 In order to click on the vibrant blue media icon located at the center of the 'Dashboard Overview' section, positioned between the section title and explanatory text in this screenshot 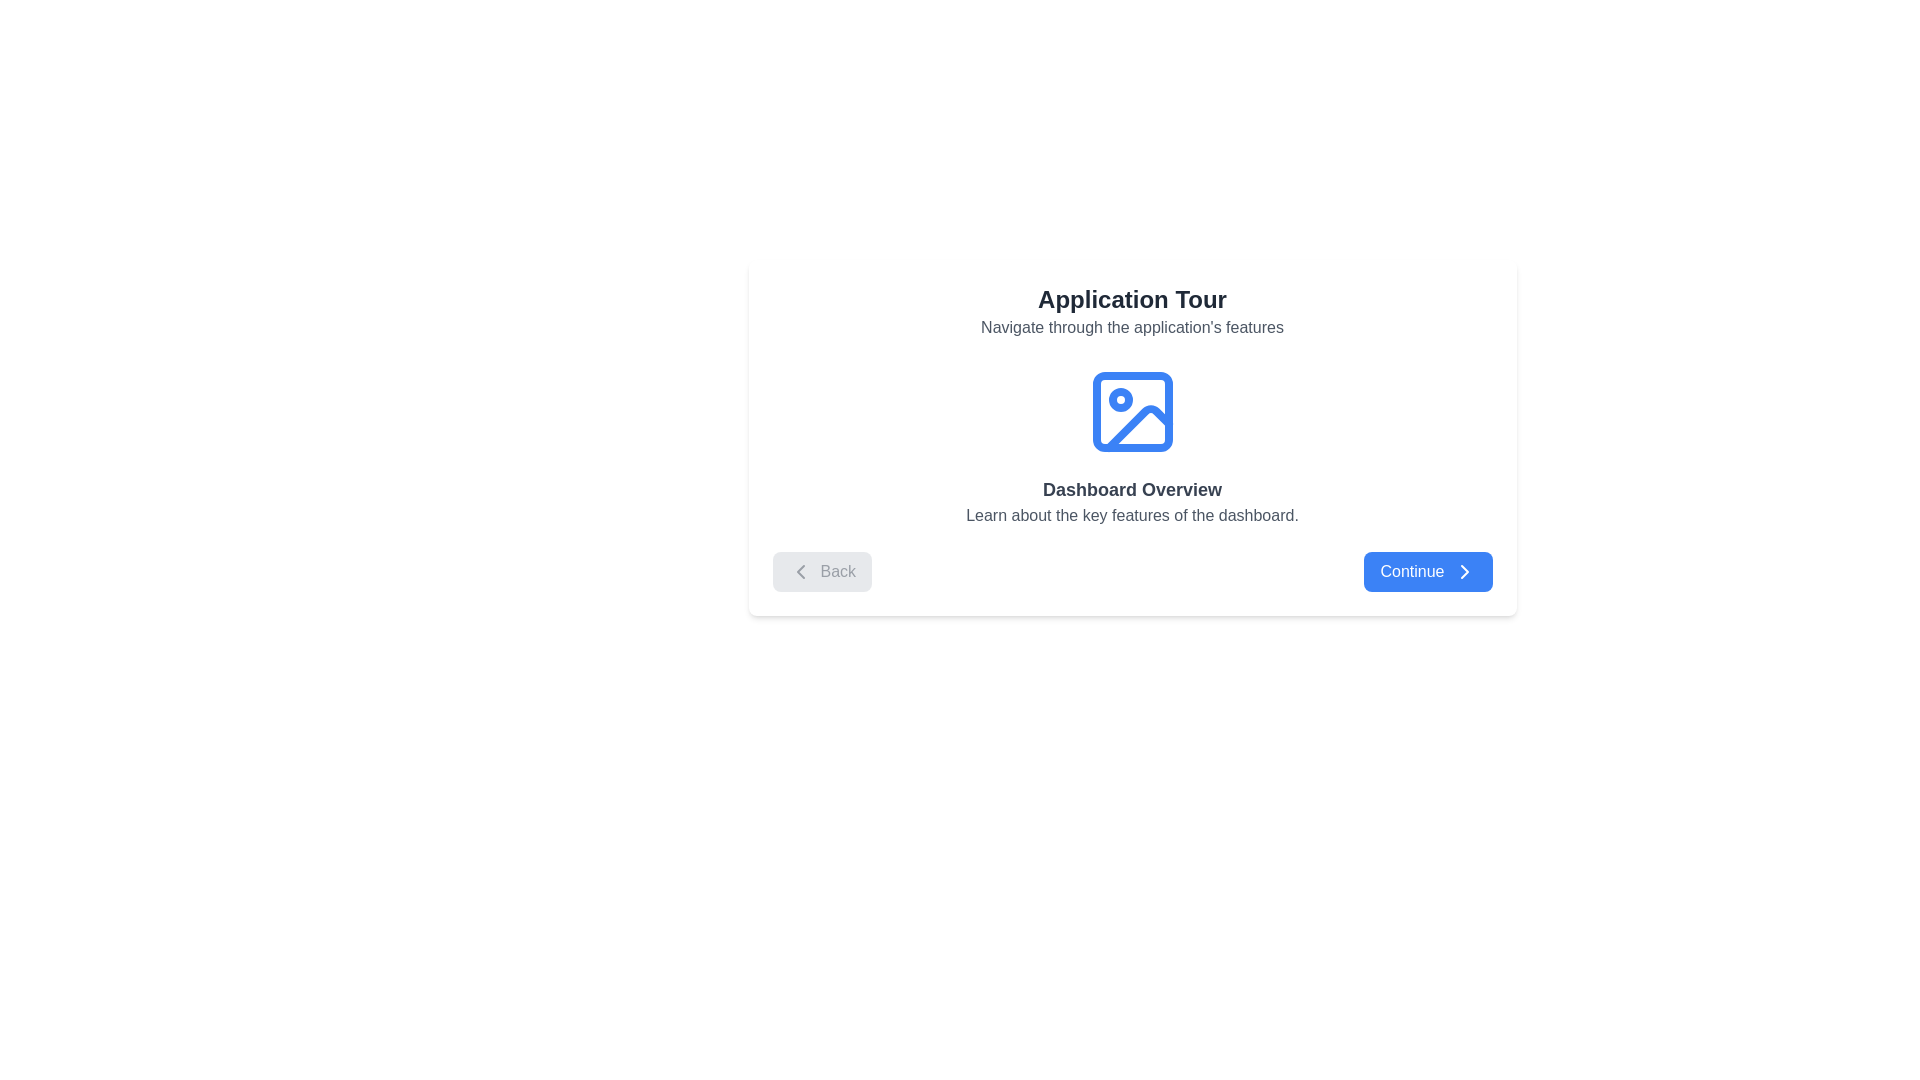, I will do `click(1132, 411)`.